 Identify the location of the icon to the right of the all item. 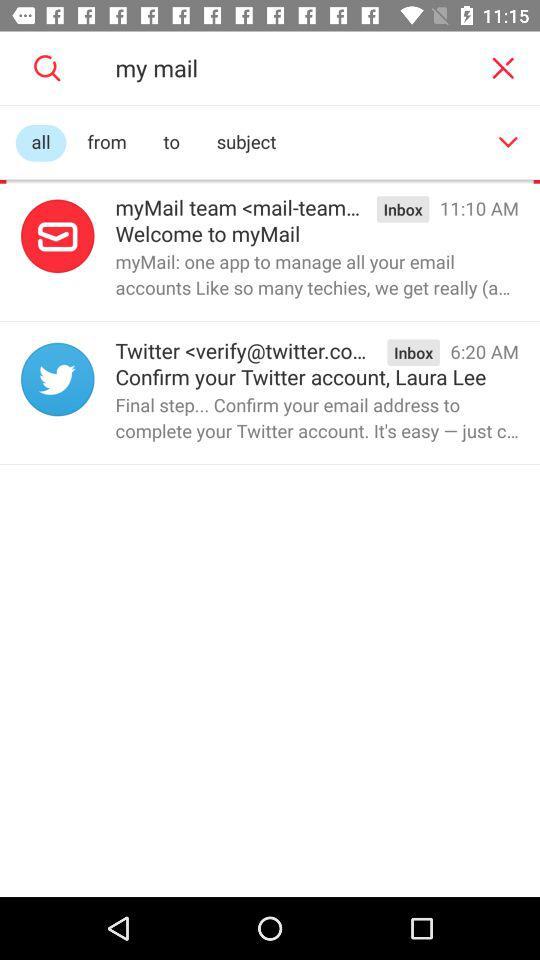
(107, 142).